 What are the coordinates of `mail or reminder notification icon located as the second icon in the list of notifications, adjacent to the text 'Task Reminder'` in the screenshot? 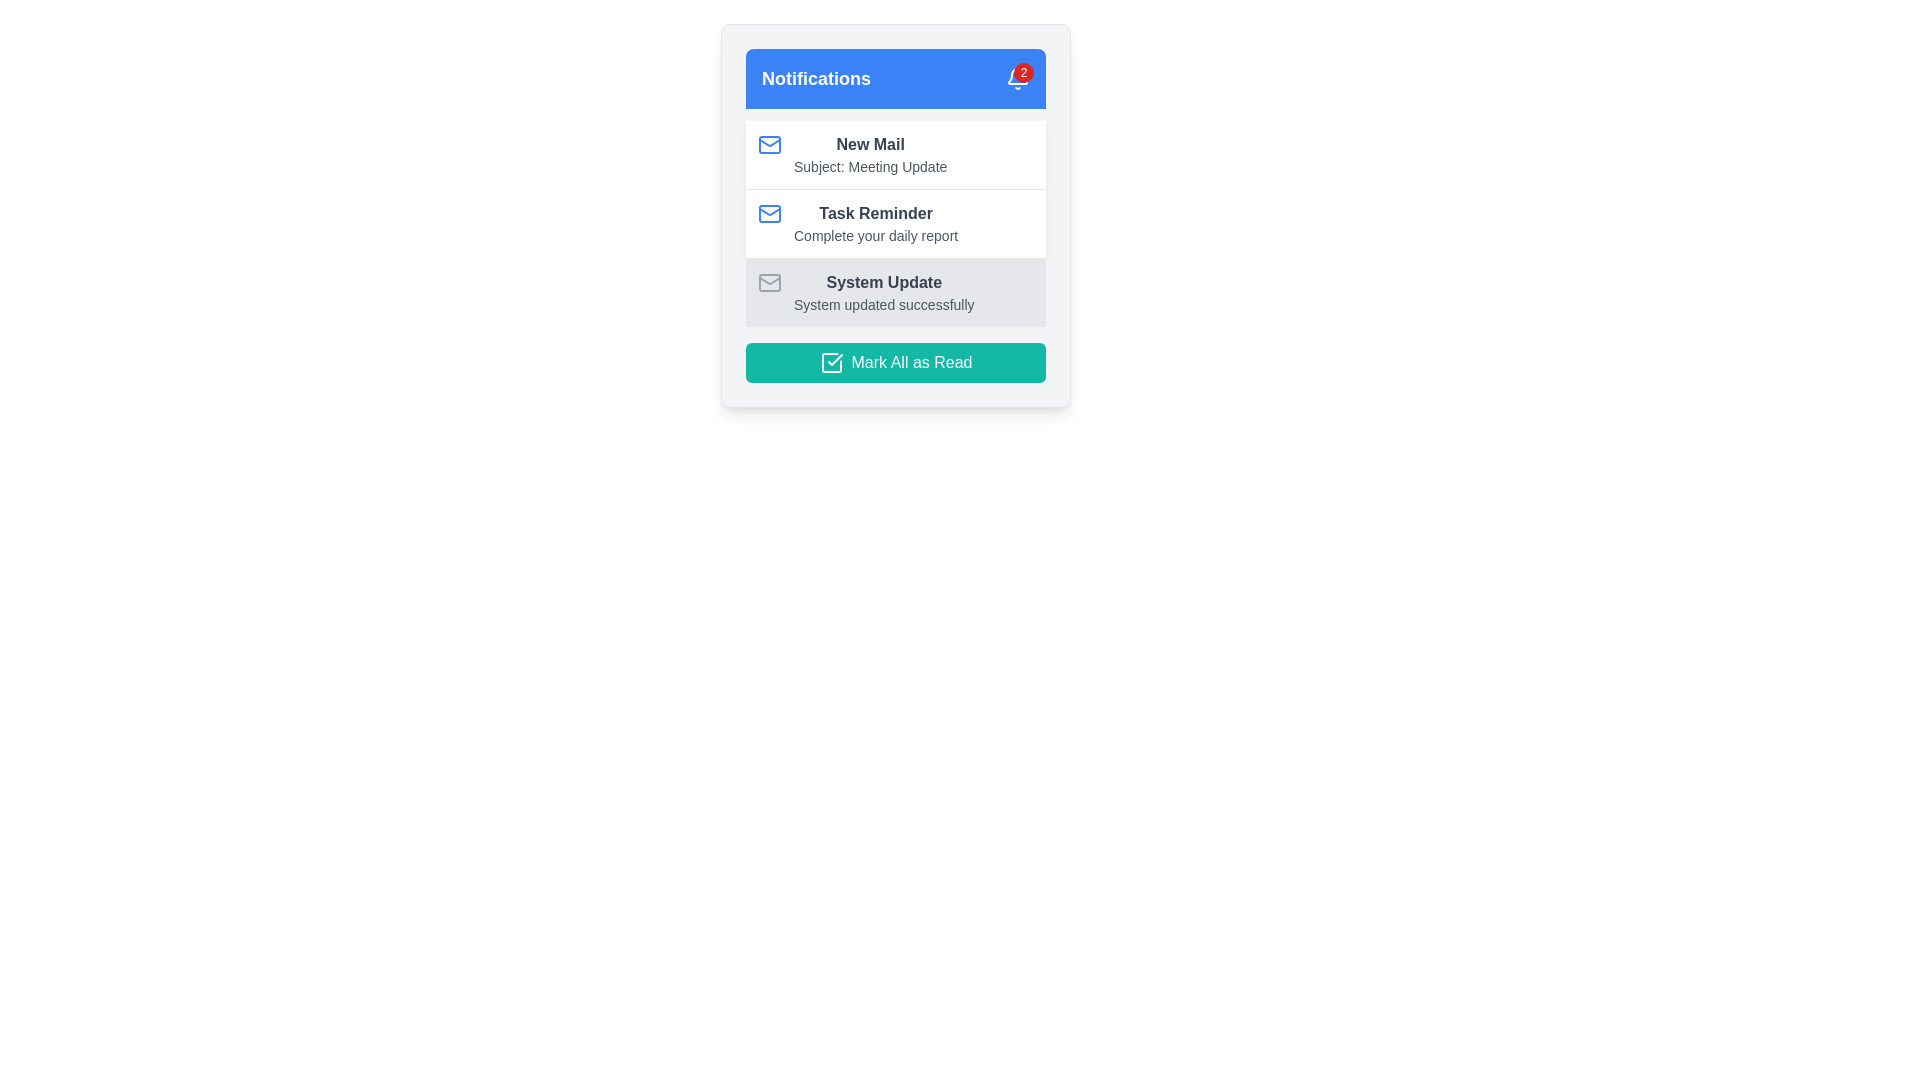 It's located at (768, 213).